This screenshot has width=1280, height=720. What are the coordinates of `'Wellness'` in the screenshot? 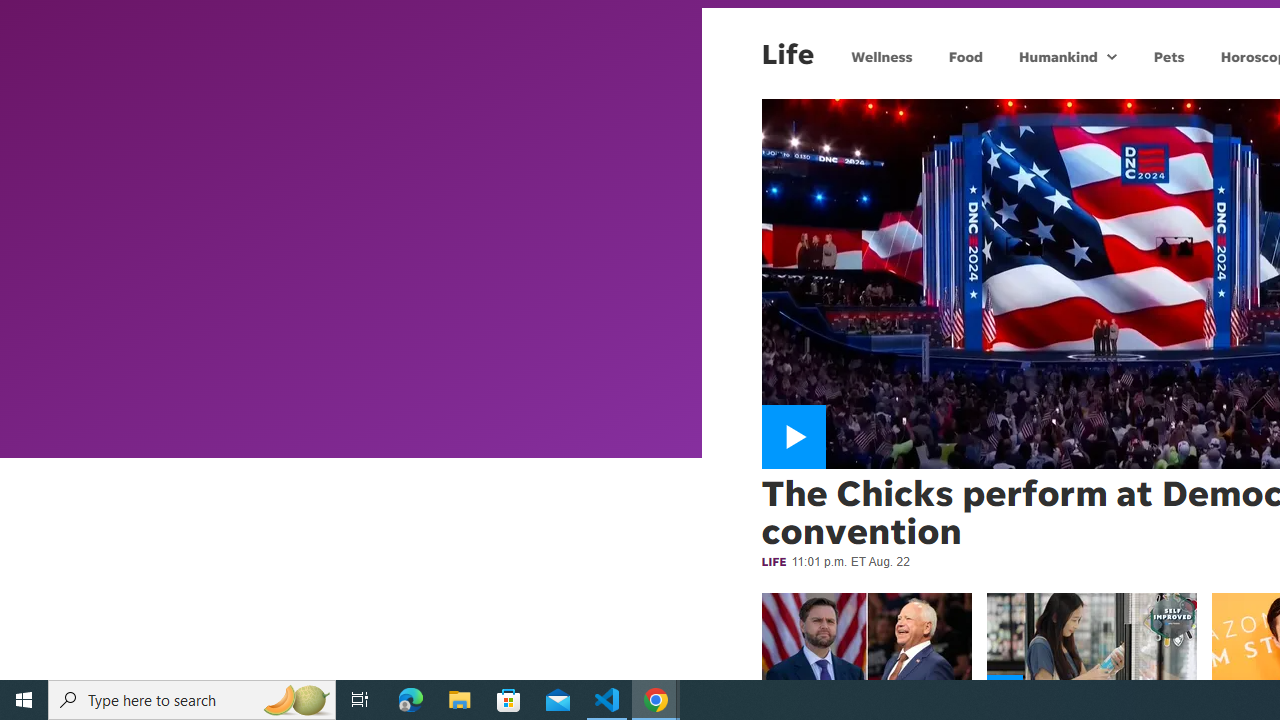 It's located at (880, 55).